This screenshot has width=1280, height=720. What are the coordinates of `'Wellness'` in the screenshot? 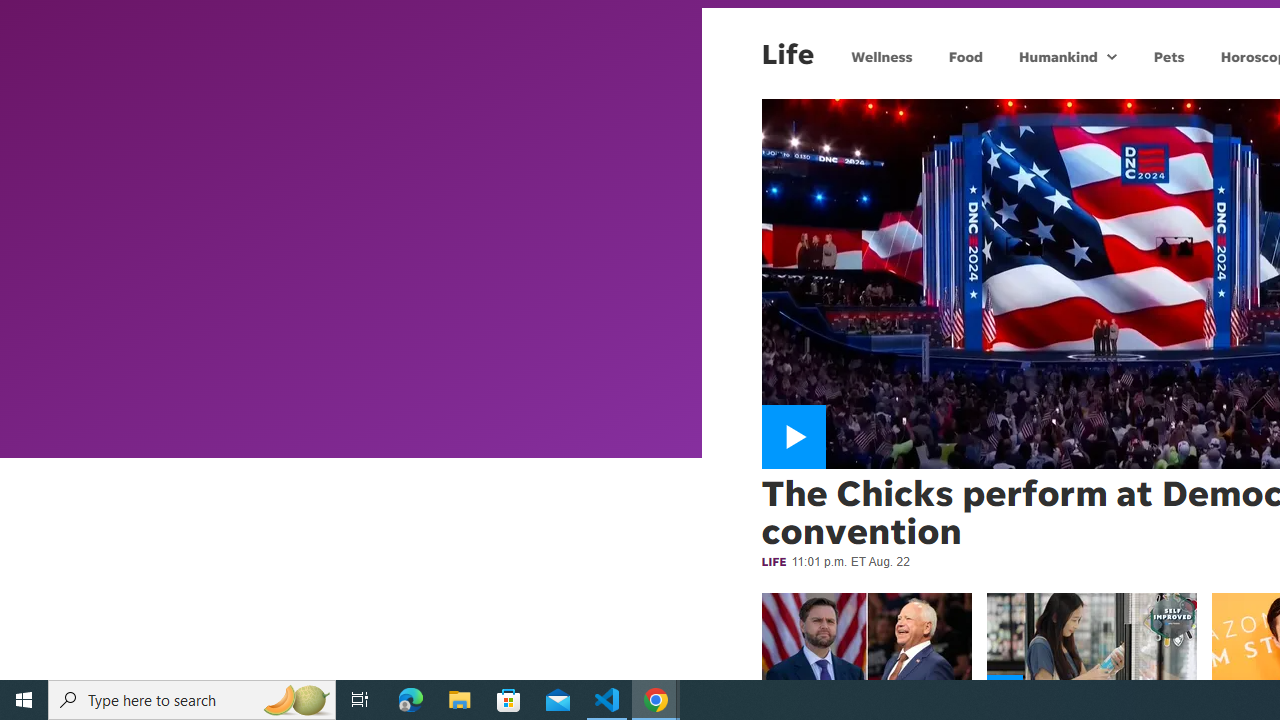 It's located at (880, 55).